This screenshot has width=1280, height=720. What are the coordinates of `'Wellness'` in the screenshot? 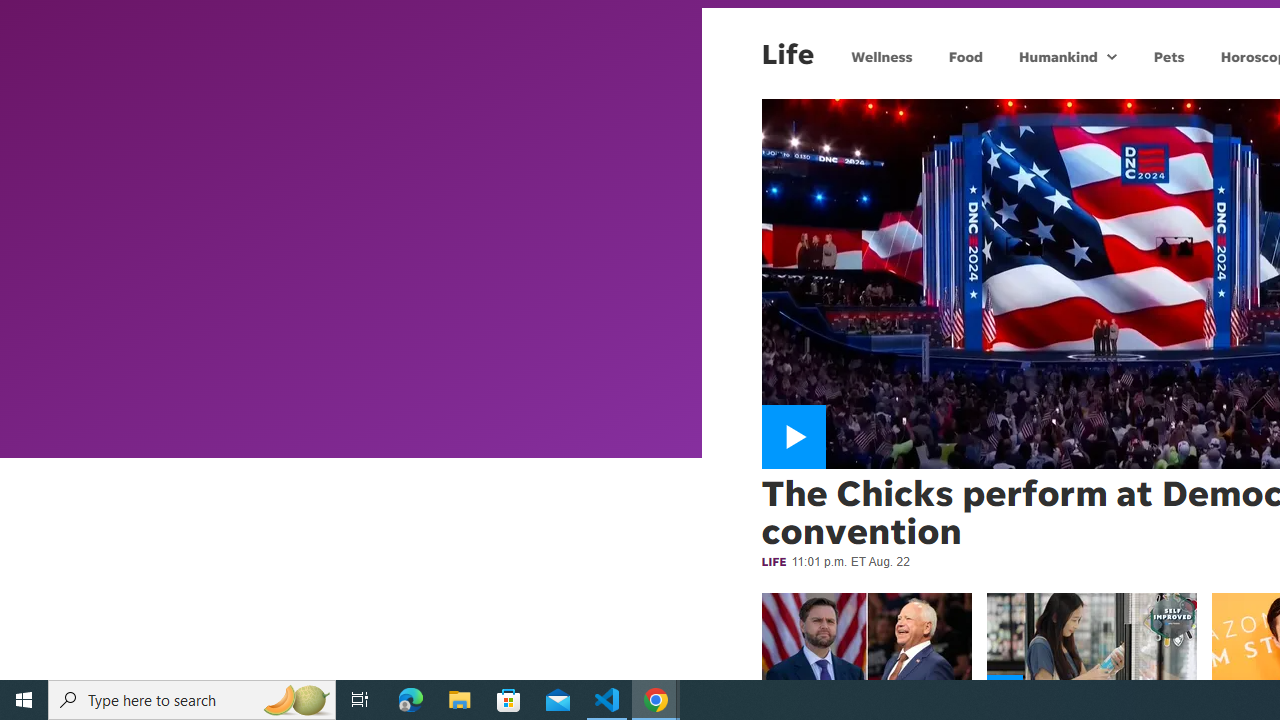 It's located at (880, 55).